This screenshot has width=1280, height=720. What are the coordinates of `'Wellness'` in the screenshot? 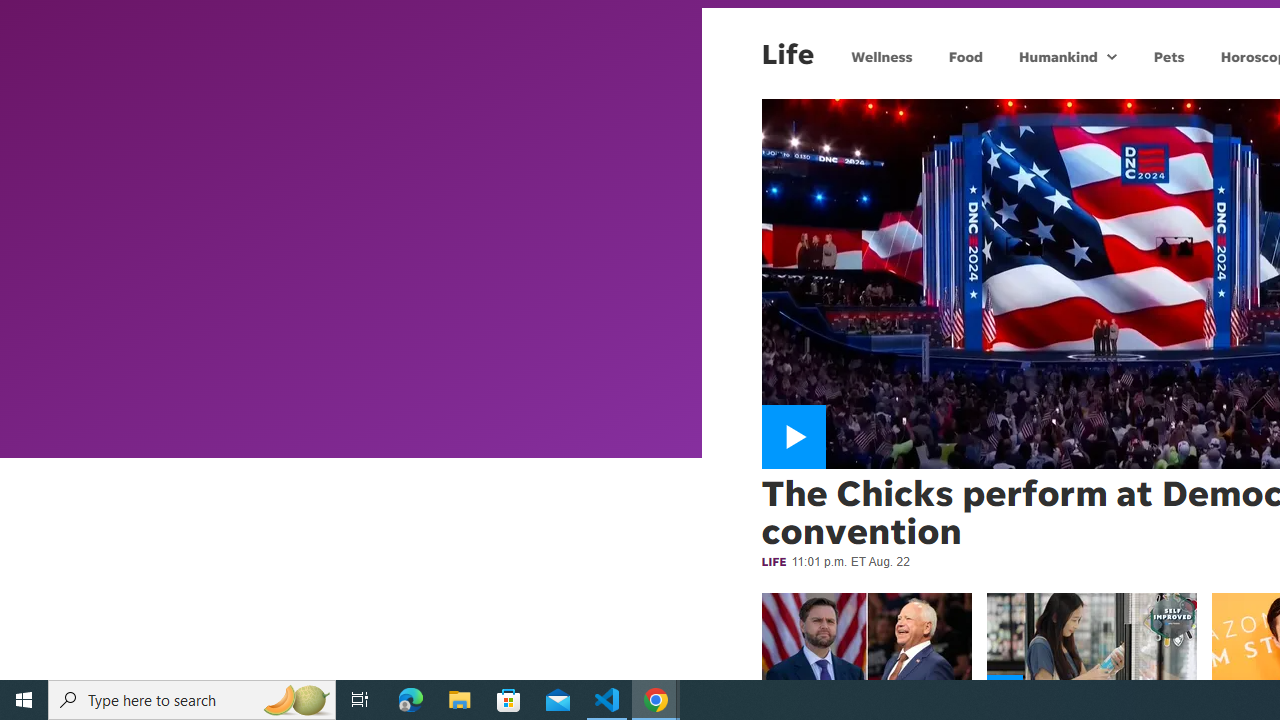 It's located at (880, 55).